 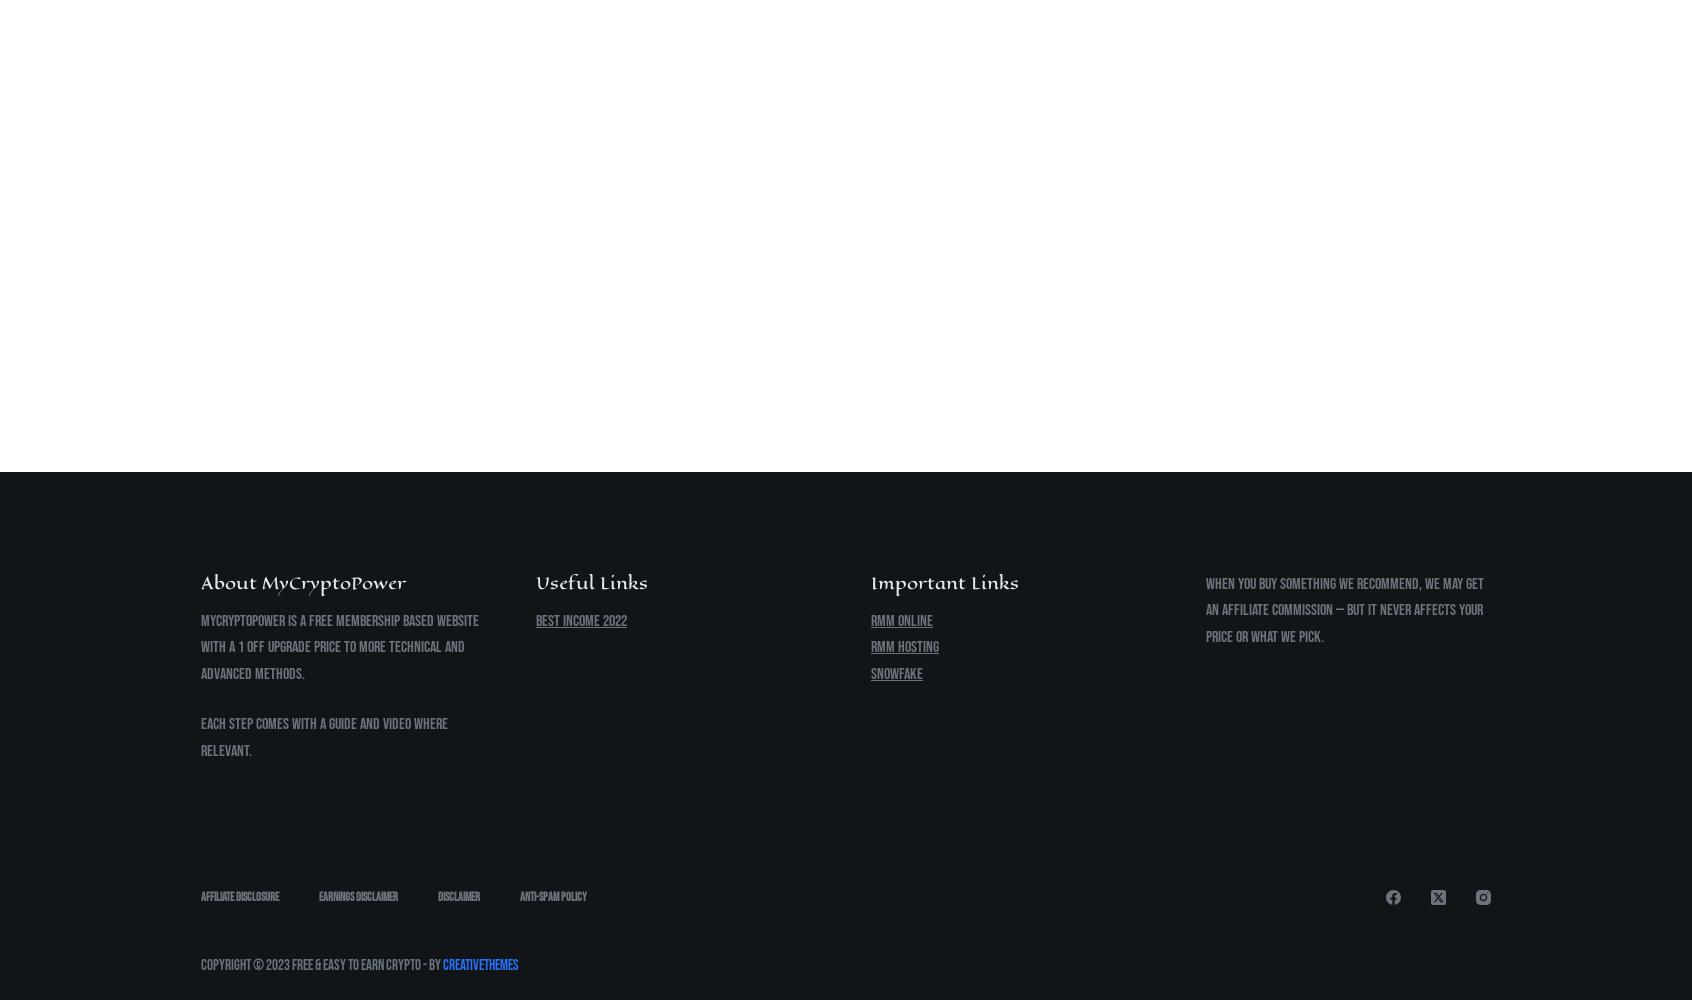 I want to click on 'RMM Online', so click(x=901, y=619).